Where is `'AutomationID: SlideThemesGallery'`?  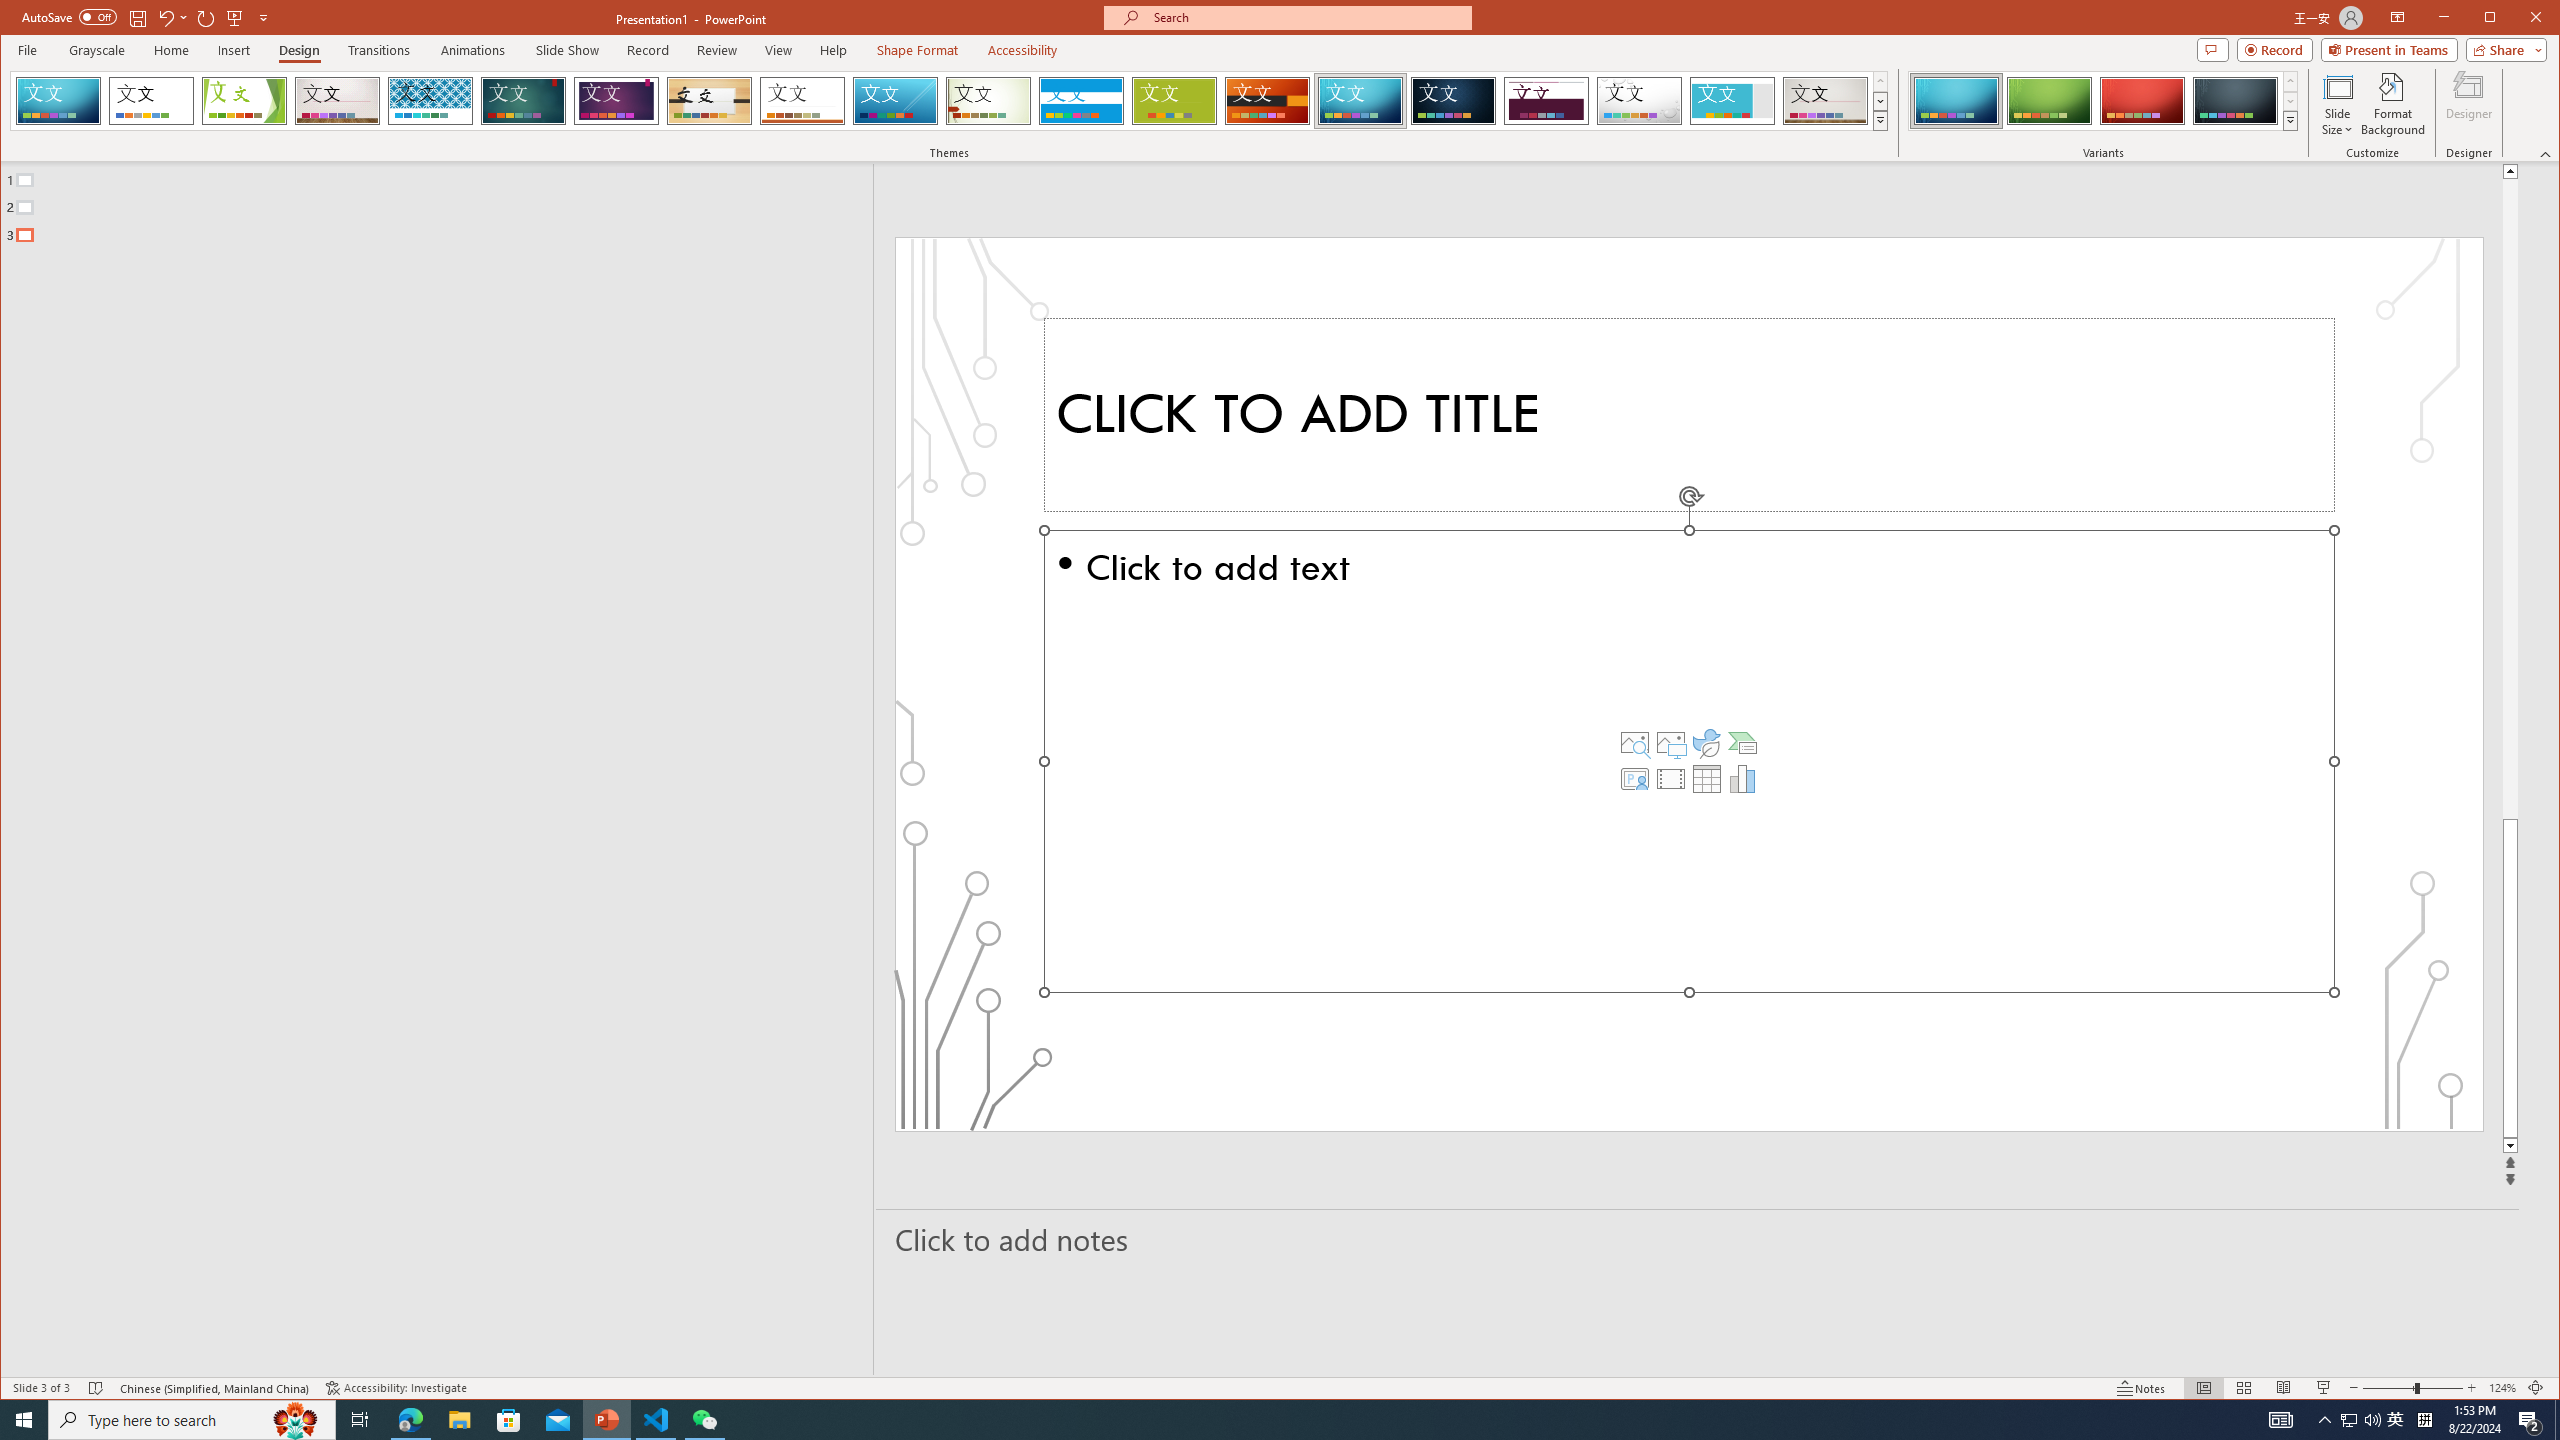 'AutomationID: SlideThemesGallery' is located at coordinates (950, 99).